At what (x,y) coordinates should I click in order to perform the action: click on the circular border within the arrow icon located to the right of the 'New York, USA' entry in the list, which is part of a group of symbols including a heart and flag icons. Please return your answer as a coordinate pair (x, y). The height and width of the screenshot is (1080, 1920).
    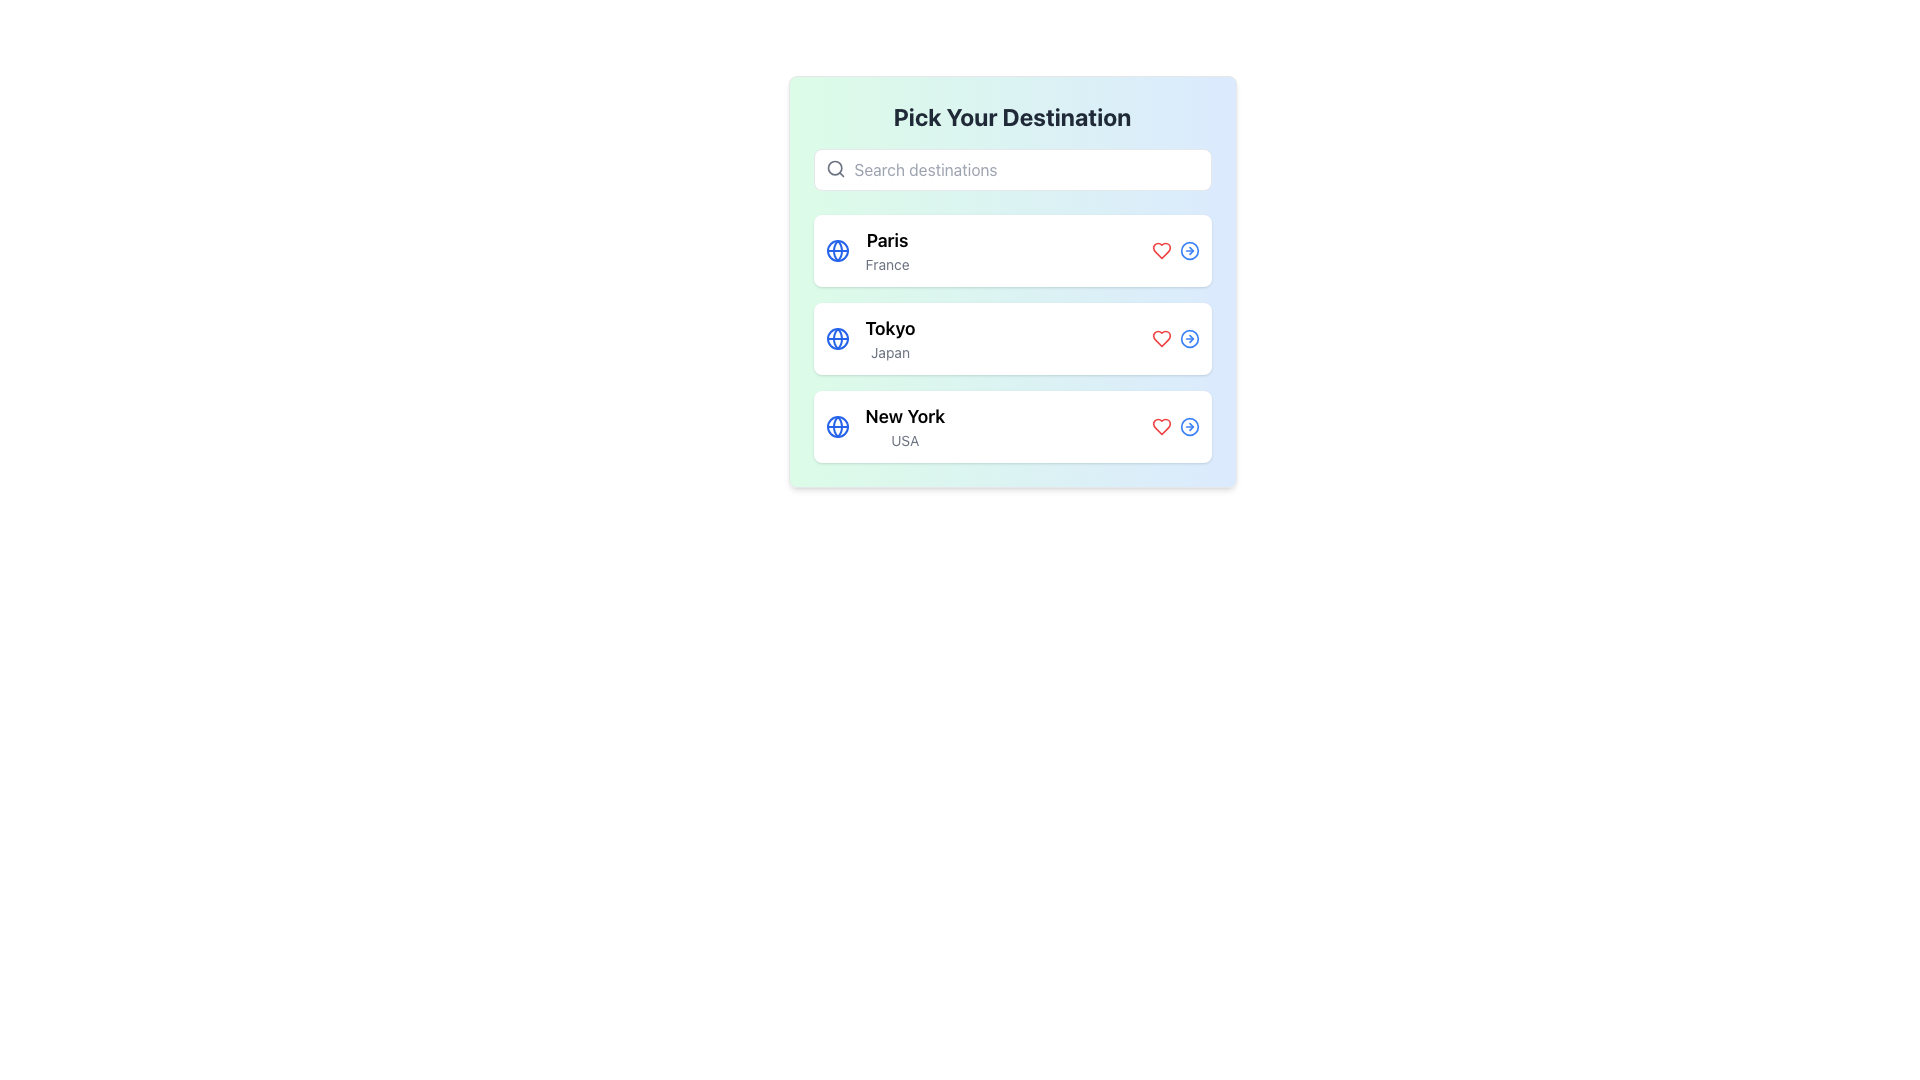
    Looking at the image, I should click on (1189, 426).